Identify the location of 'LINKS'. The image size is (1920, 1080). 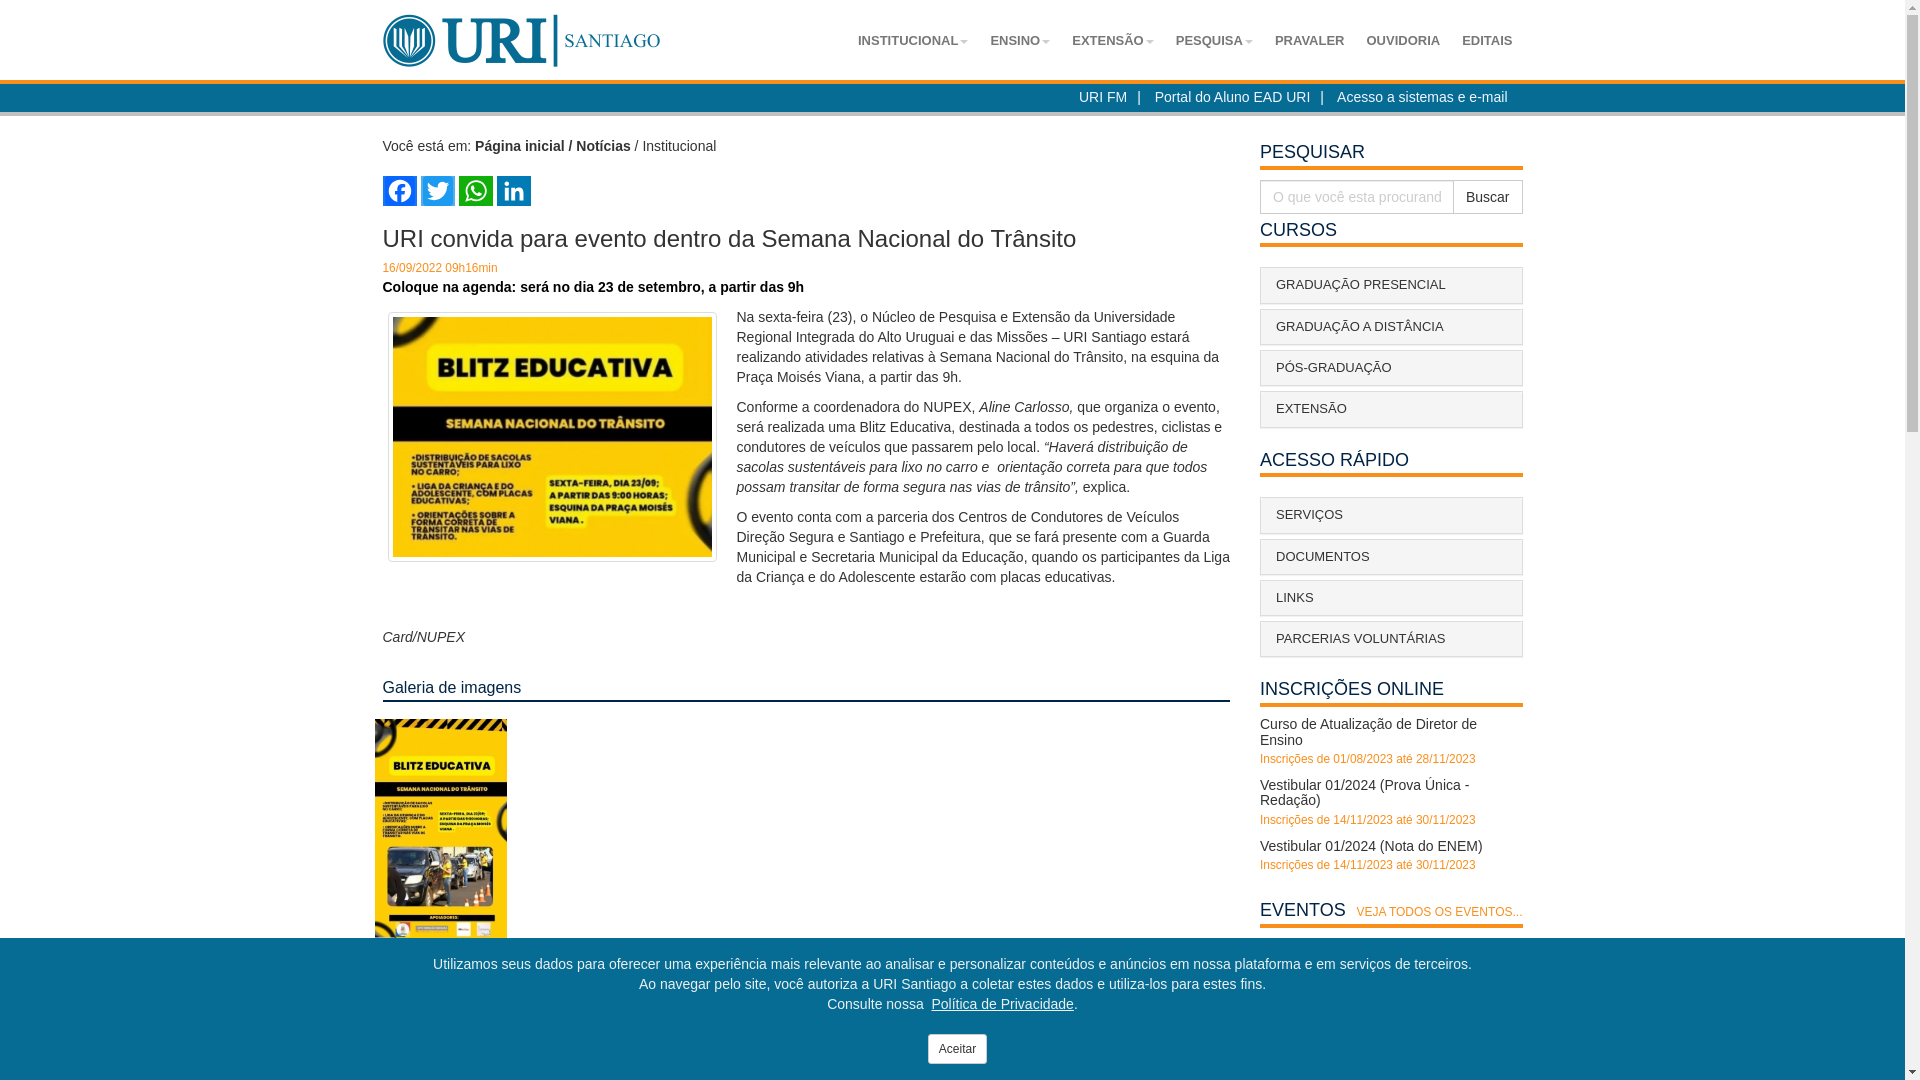
(1390, 596).